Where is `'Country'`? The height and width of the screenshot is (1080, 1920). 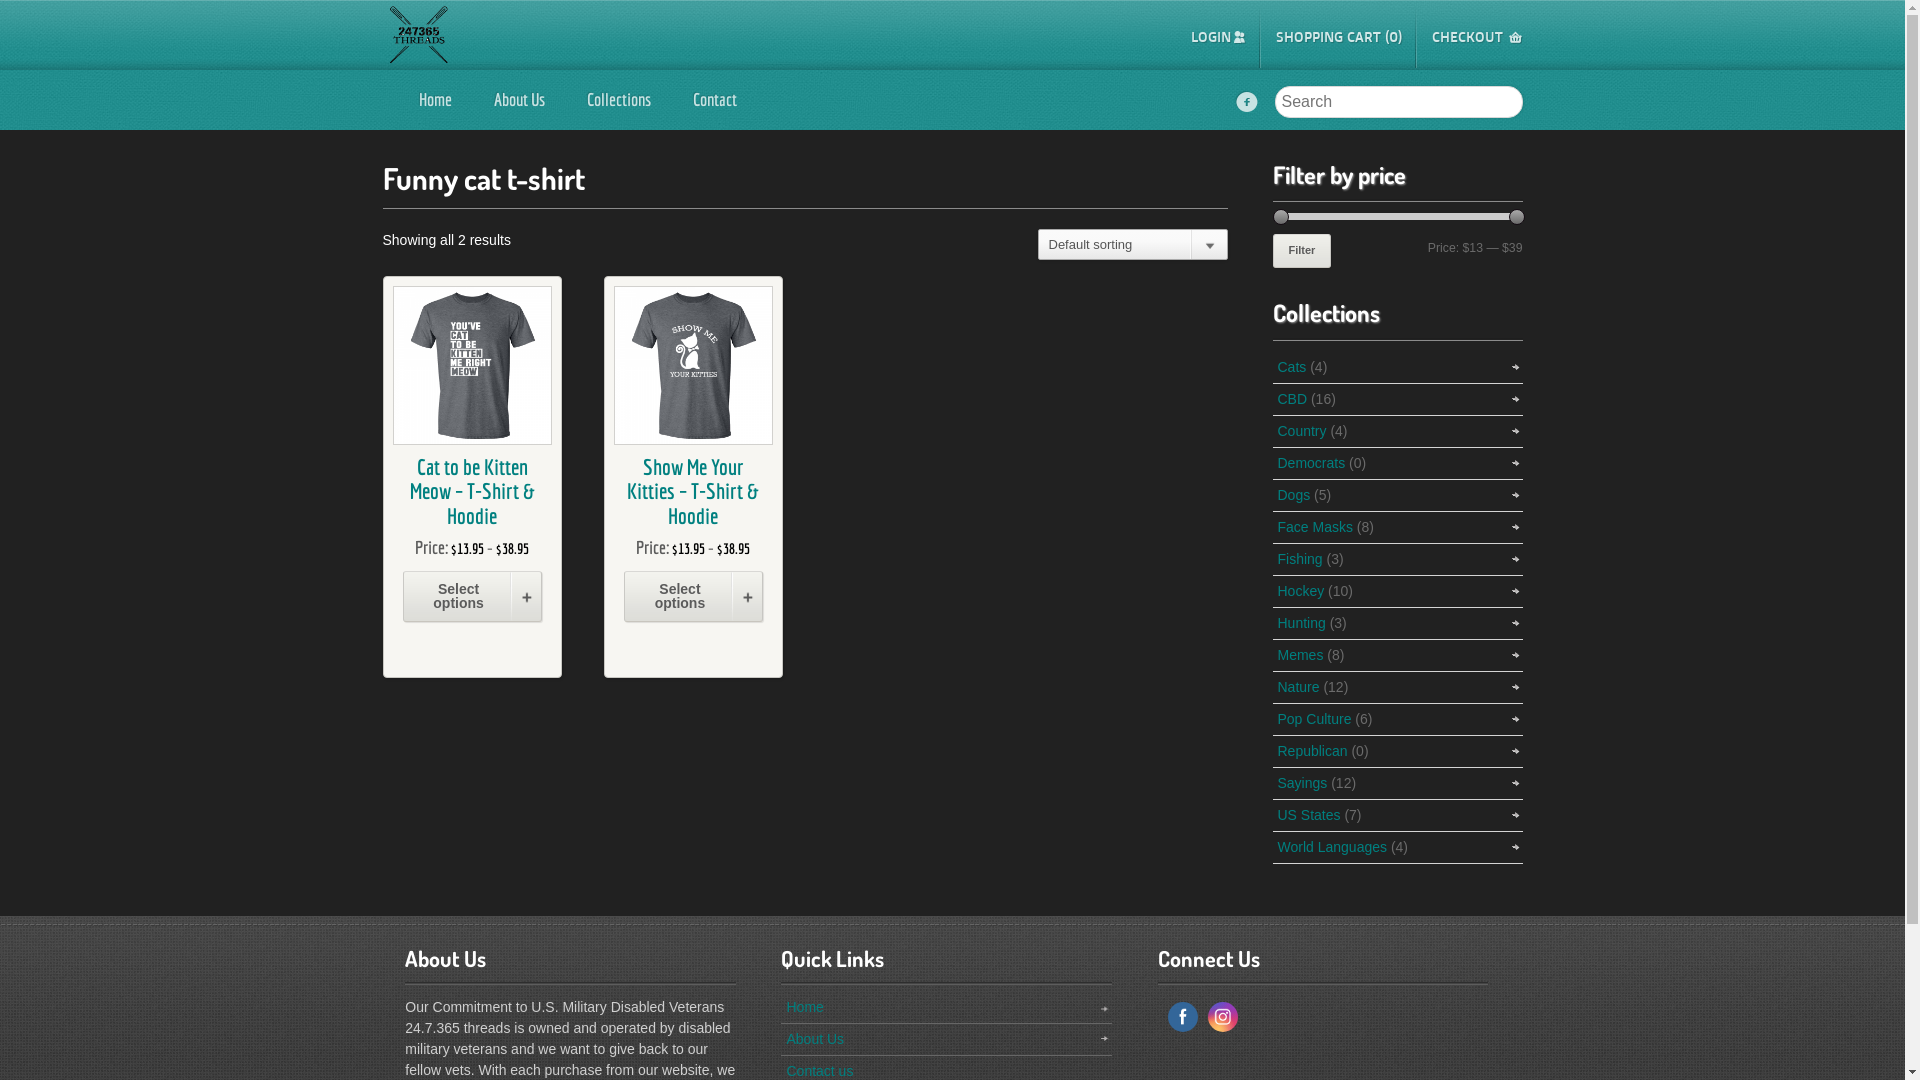
'Country' is located at coordinates (1302, 430).